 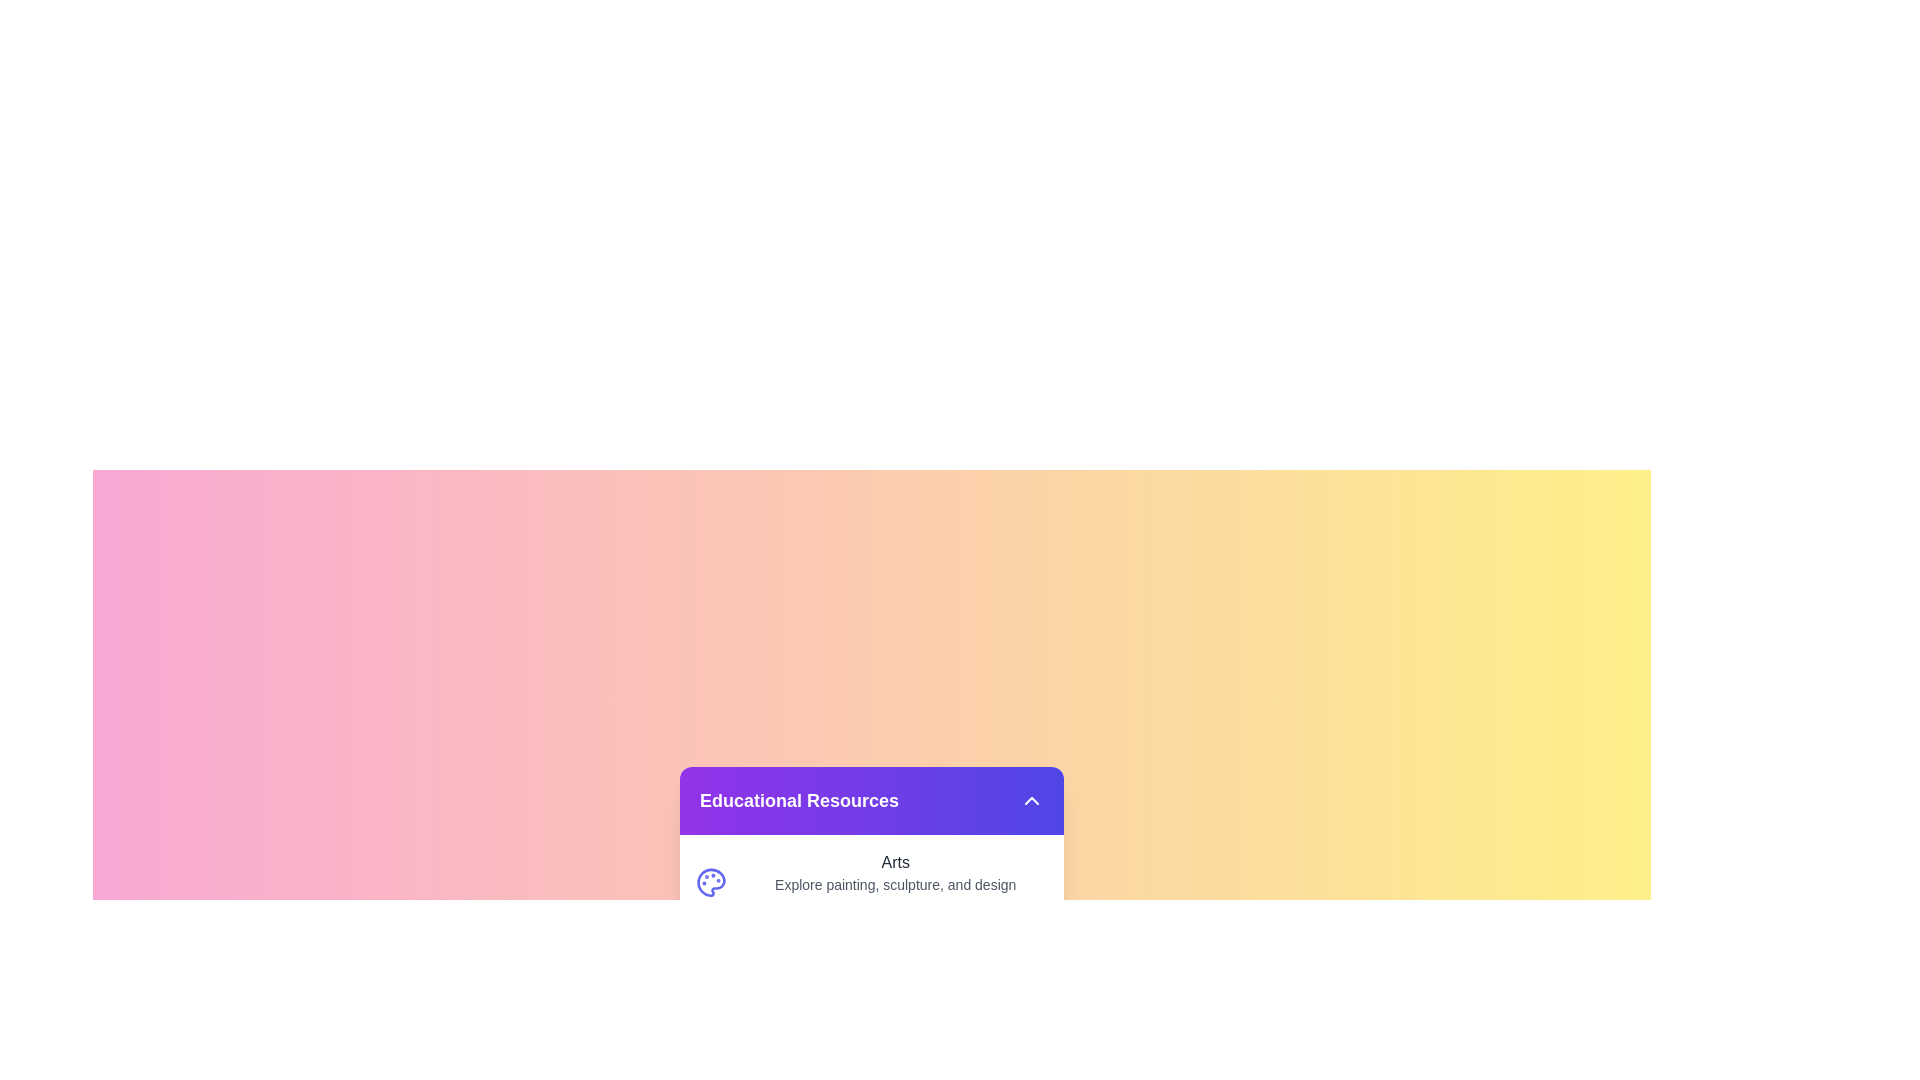 What do you see at coordinates (872, 881) in the screenshot?
I see `the educational resource Arts from the list` at bounding box center [872, 881].